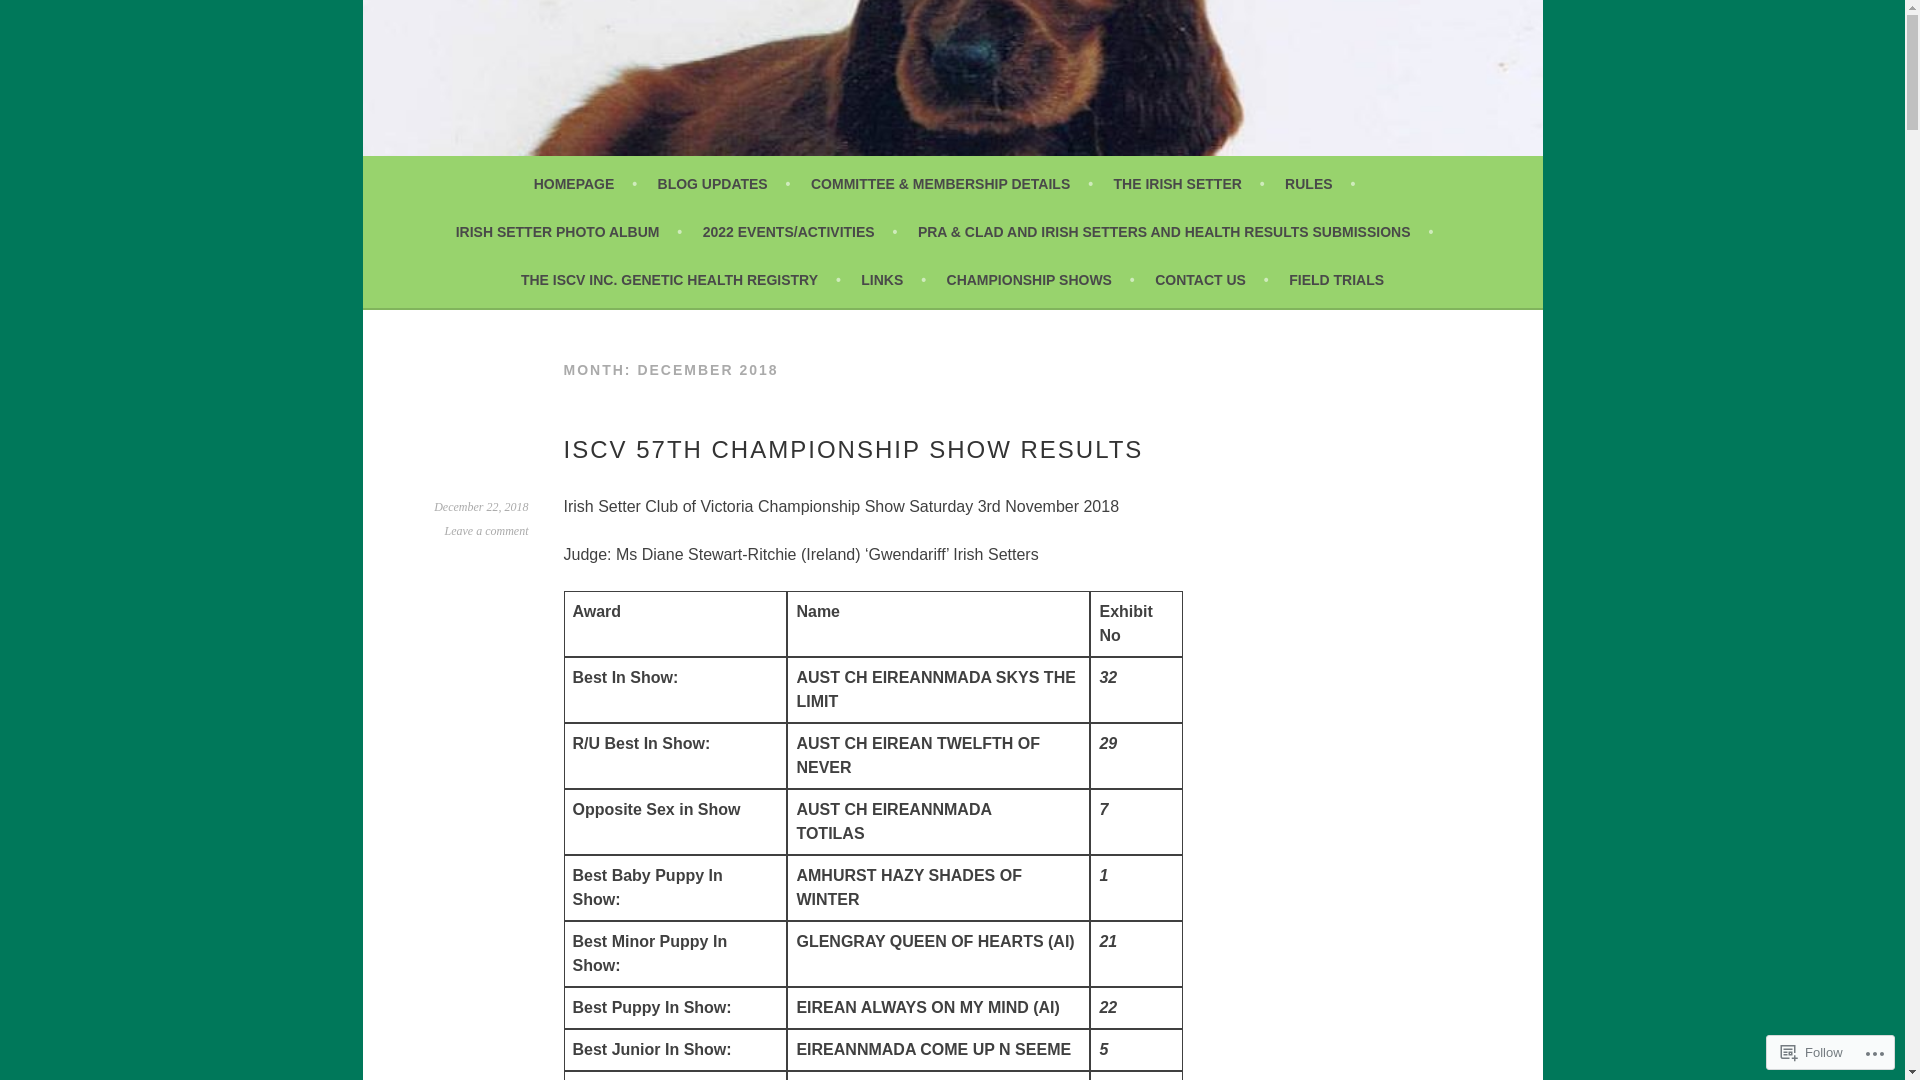 The width and height of the screenshot is (1920, 1080). Describe the element at coordinates (480, 505) in the screenshot. I see `'December 22, 2018'` at that location.